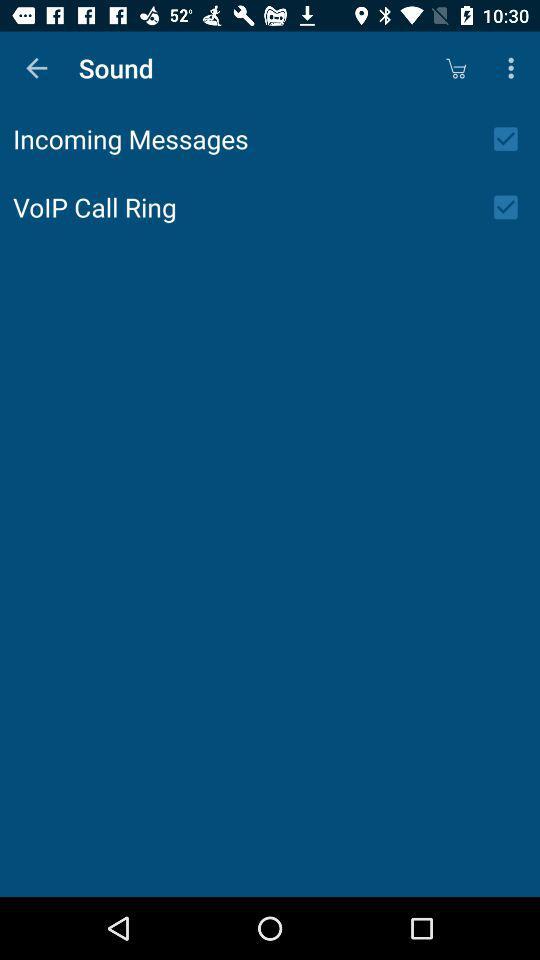 This screenshot has height=960, width=540. Describe the element at coordinates (512, 207) in the screenshot. I see `icon next to the voip call ring icon` at that location.